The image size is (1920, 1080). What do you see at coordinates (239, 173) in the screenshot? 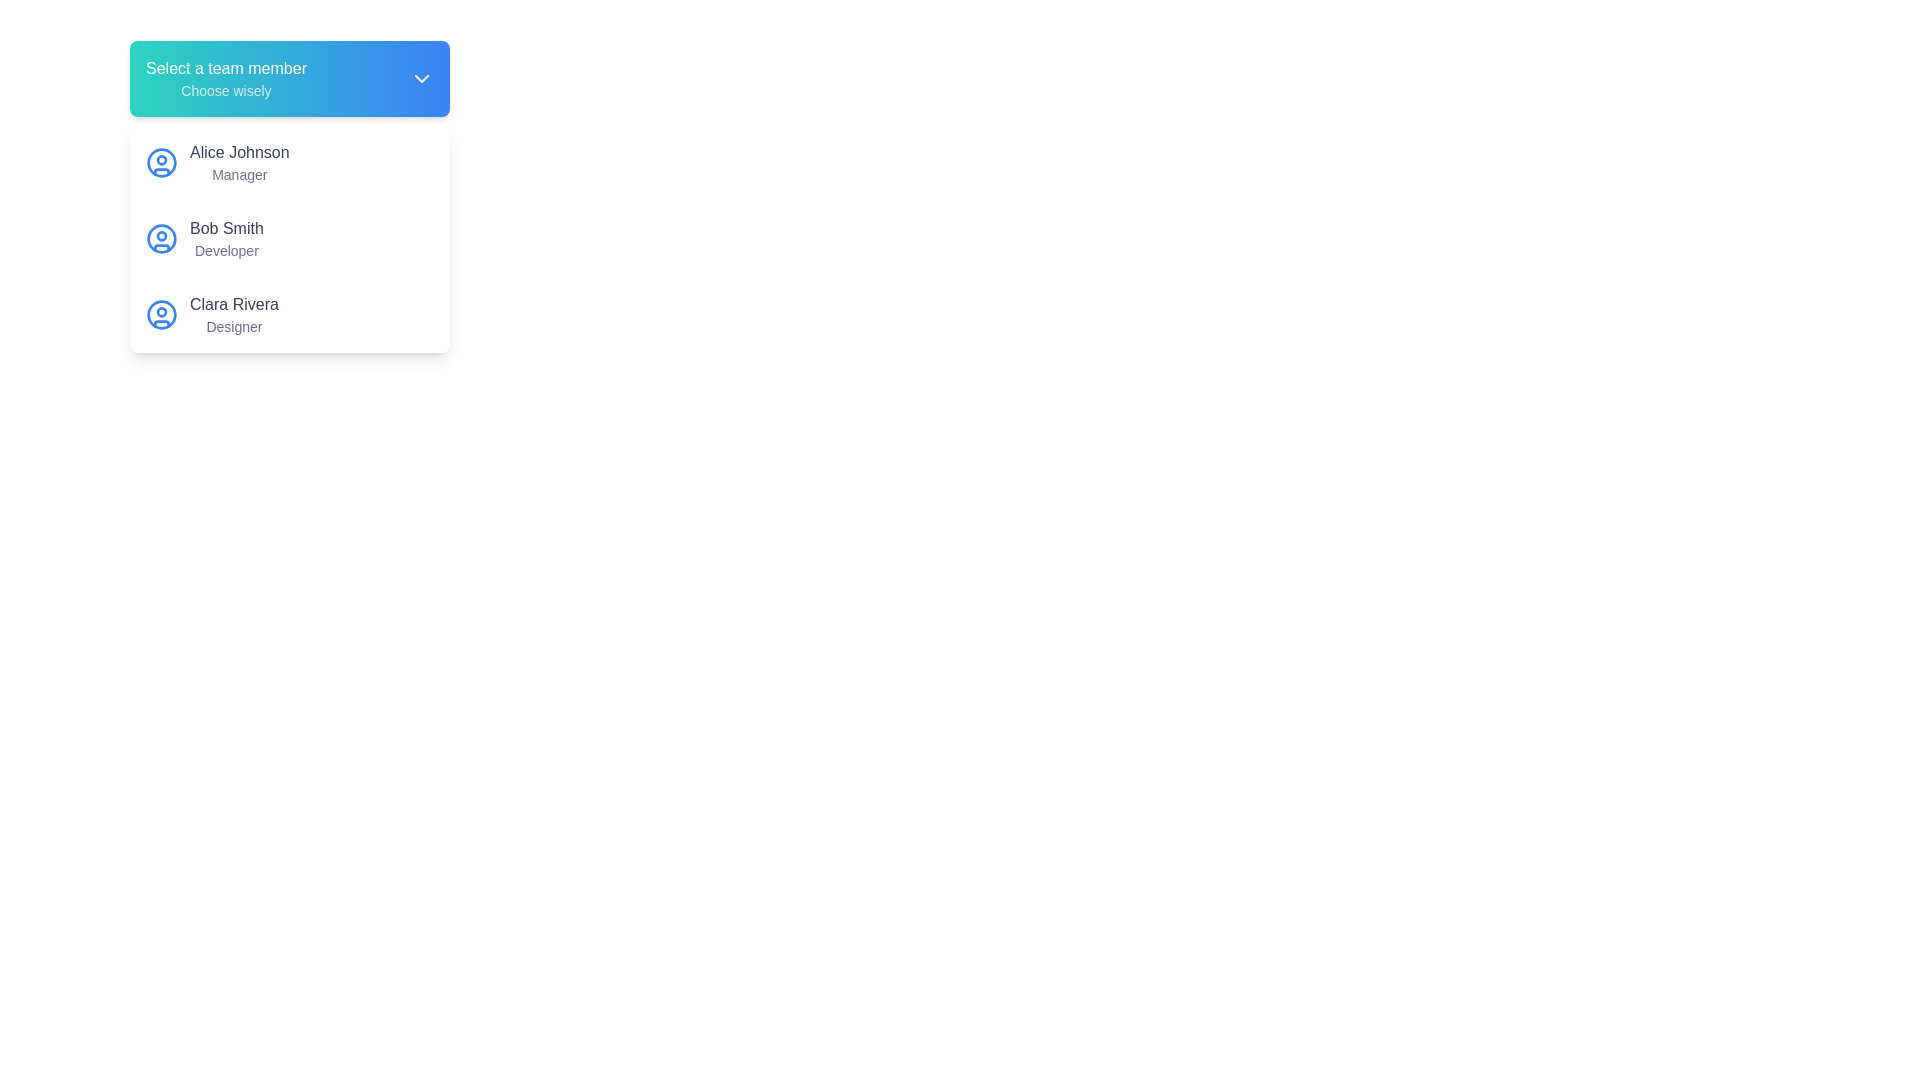
I see `role label 'Manager' located directly below the name 'Alice Johnson' in the dropdown list, which is the first entry in the dropdown` at bounding box center [239, 173].